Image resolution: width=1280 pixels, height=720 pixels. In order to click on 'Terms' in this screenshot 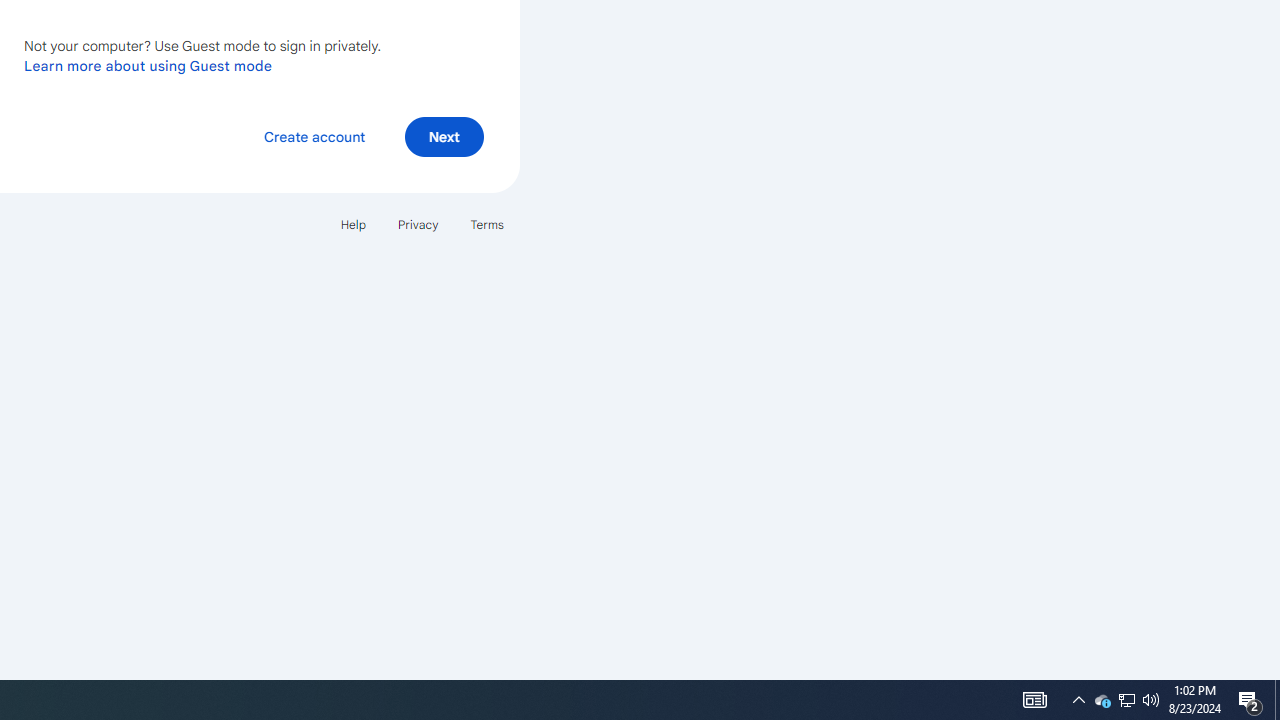, I will do `click(487, 224)`.